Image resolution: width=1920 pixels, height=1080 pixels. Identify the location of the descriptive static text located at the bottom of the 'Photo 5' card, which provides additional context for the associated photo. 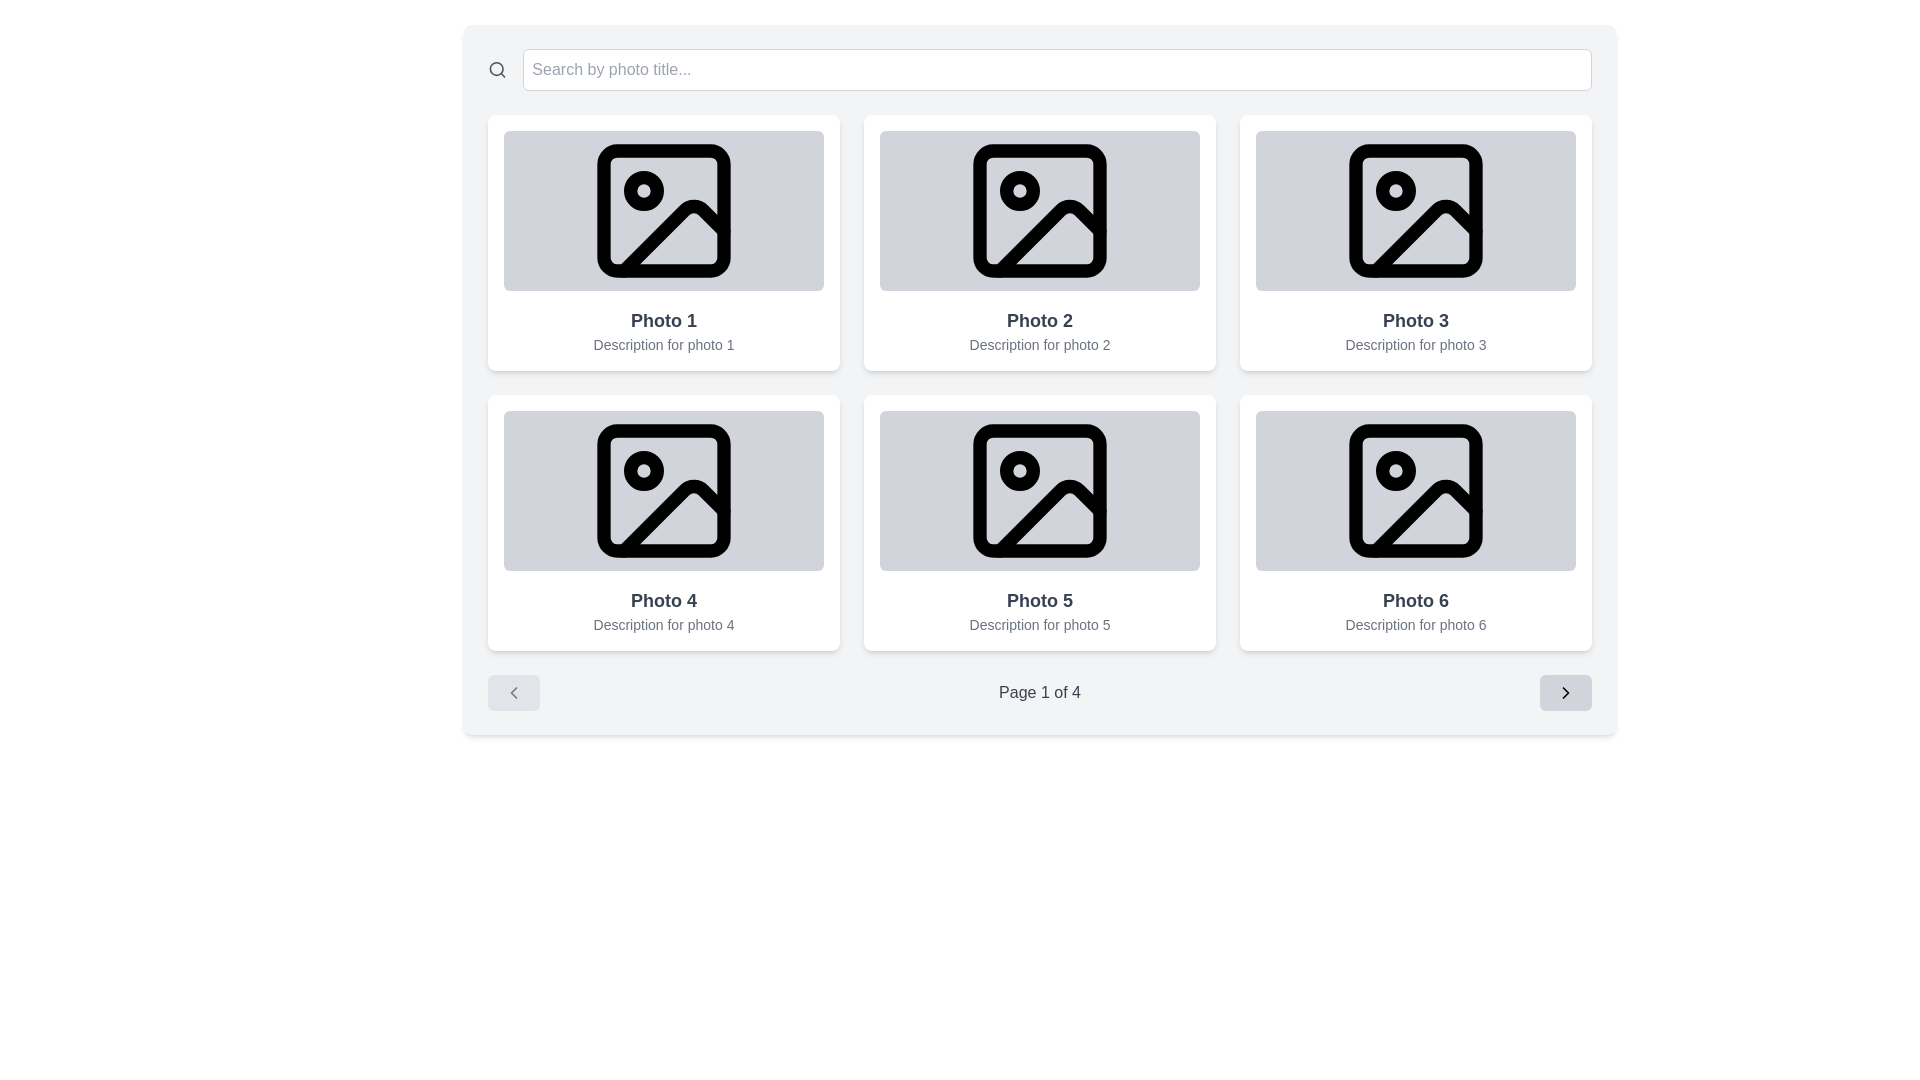
(1040, 623).